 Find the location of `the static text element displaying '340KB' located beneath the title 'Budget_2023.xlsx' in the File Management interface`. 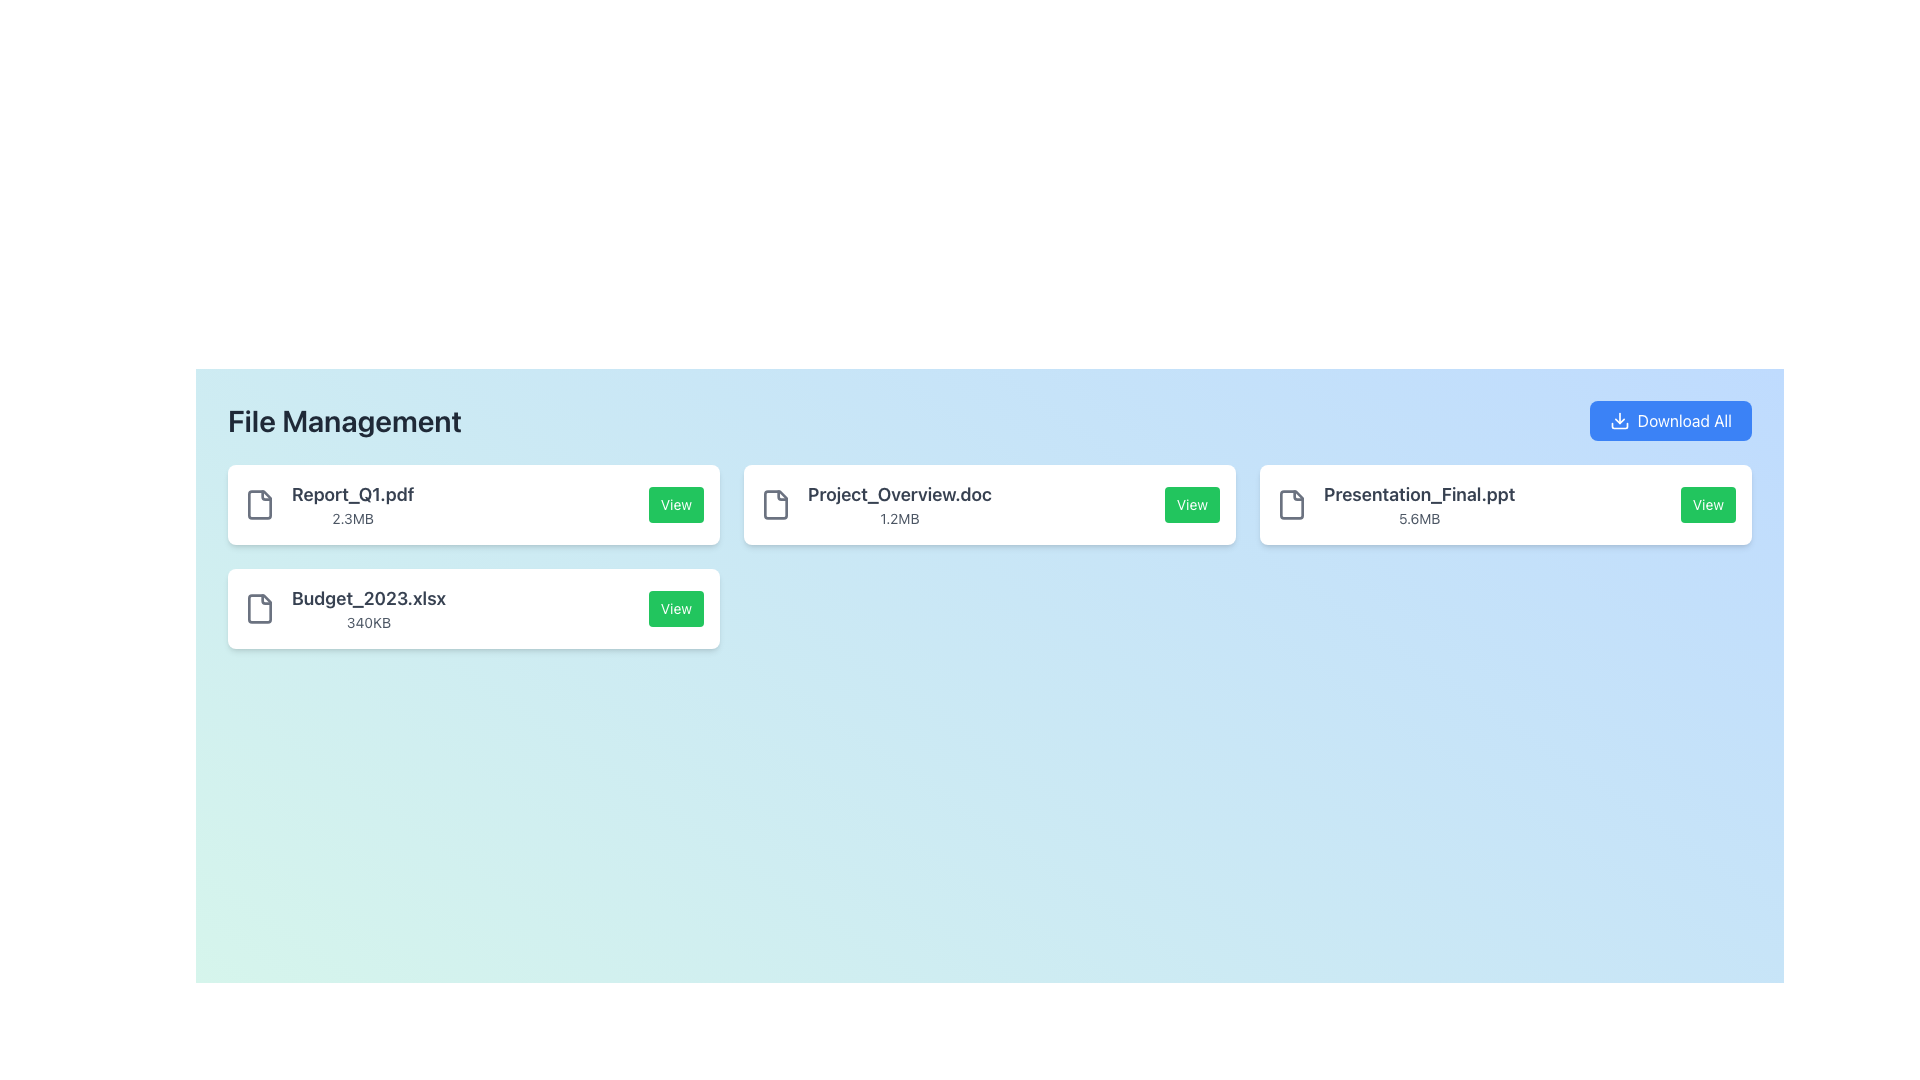

the static text element displaying '340KB' located beneath the title 'Budget_2023.xlsx' in the File Management interface is located at coordinates (369, 622).